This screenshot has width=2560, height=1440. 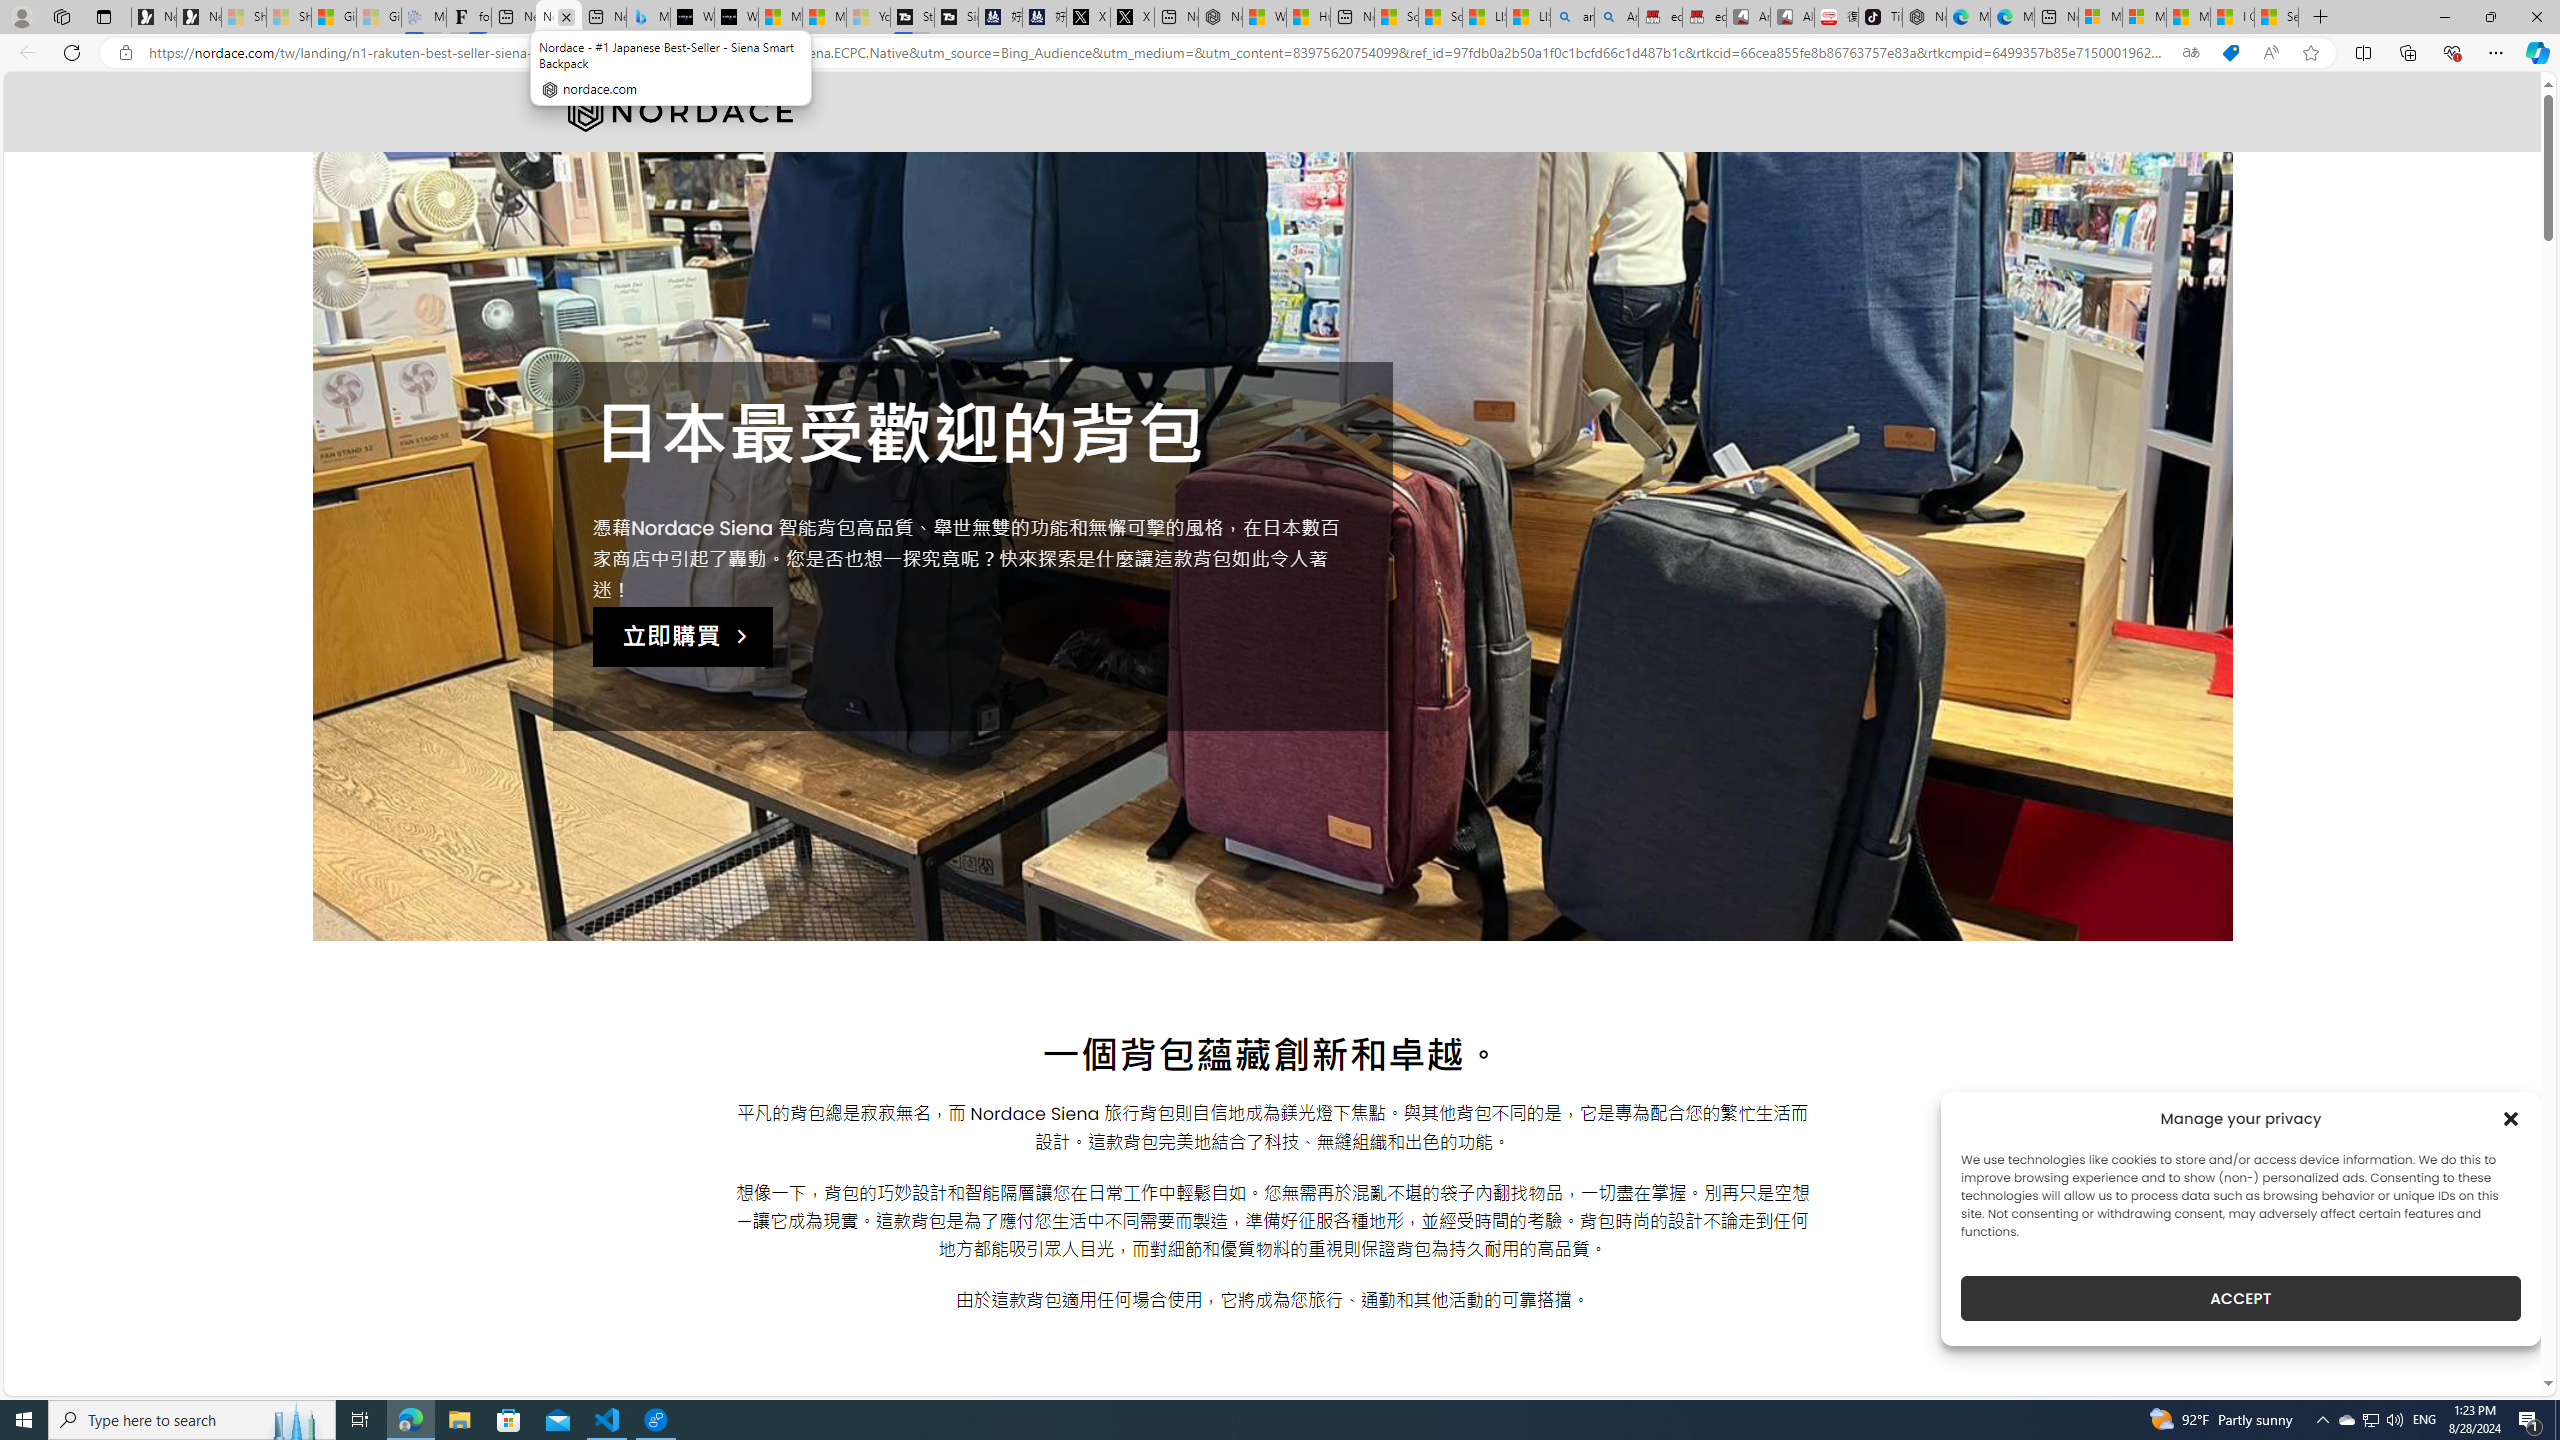 What do you see at coordinates (2230, 53) in the screenshot?
I see `'This site has coupons! Shopping in Microsoft Edge'` at bounding box center [2230, 53].